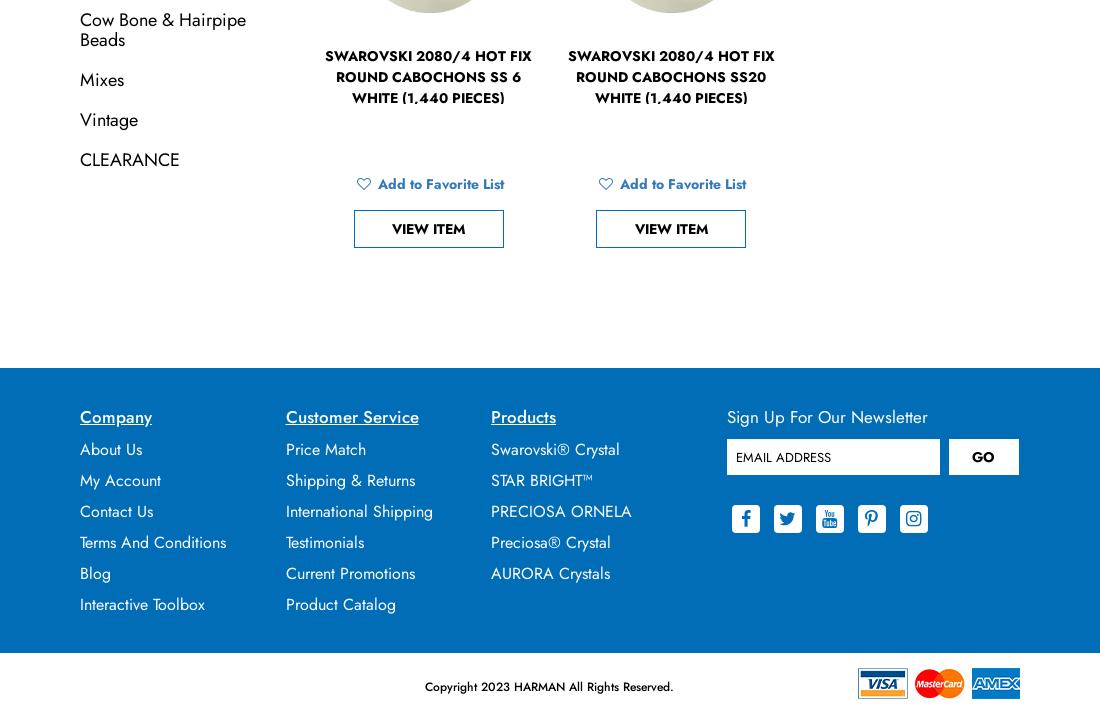  Describe the element at coordinates (116, 510) in the screenshot. I see `'Contact Us'` at that location.